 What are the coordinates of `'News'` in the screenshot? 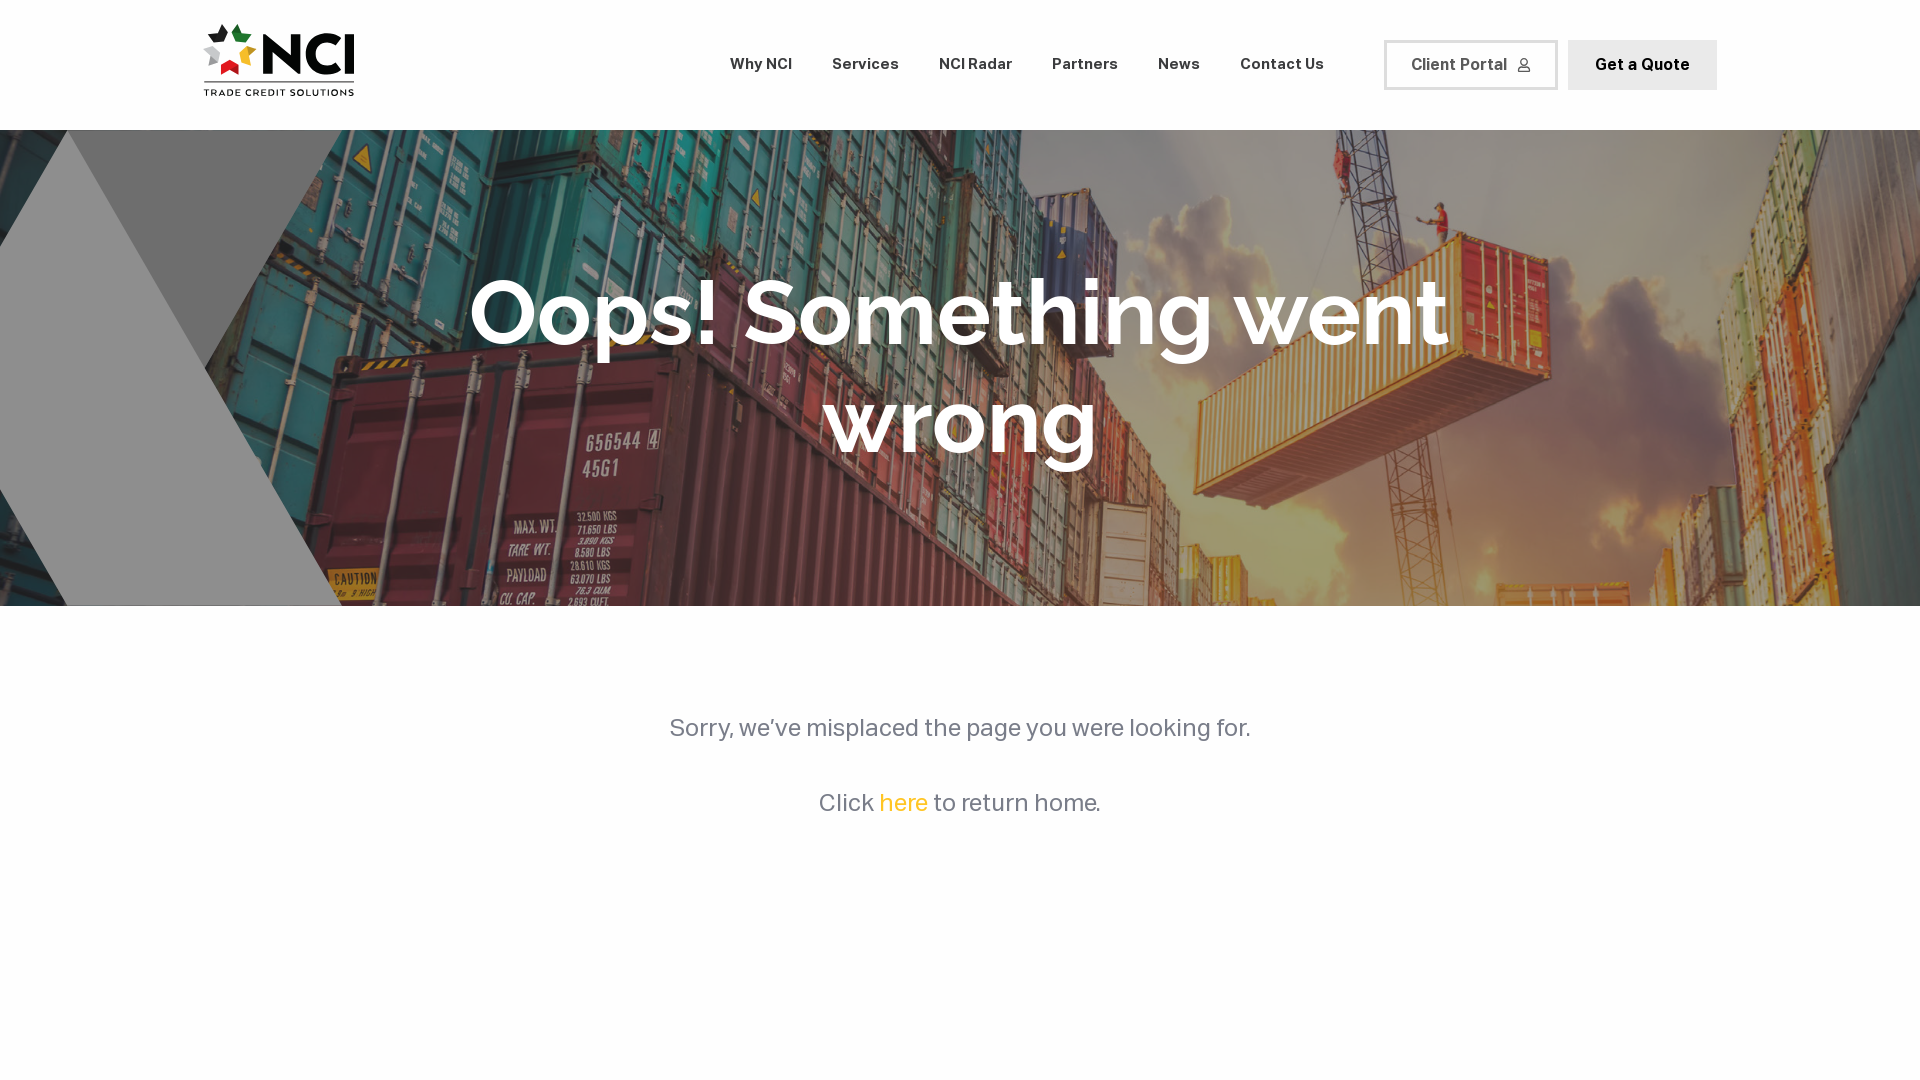 It's located at (1179, 64).